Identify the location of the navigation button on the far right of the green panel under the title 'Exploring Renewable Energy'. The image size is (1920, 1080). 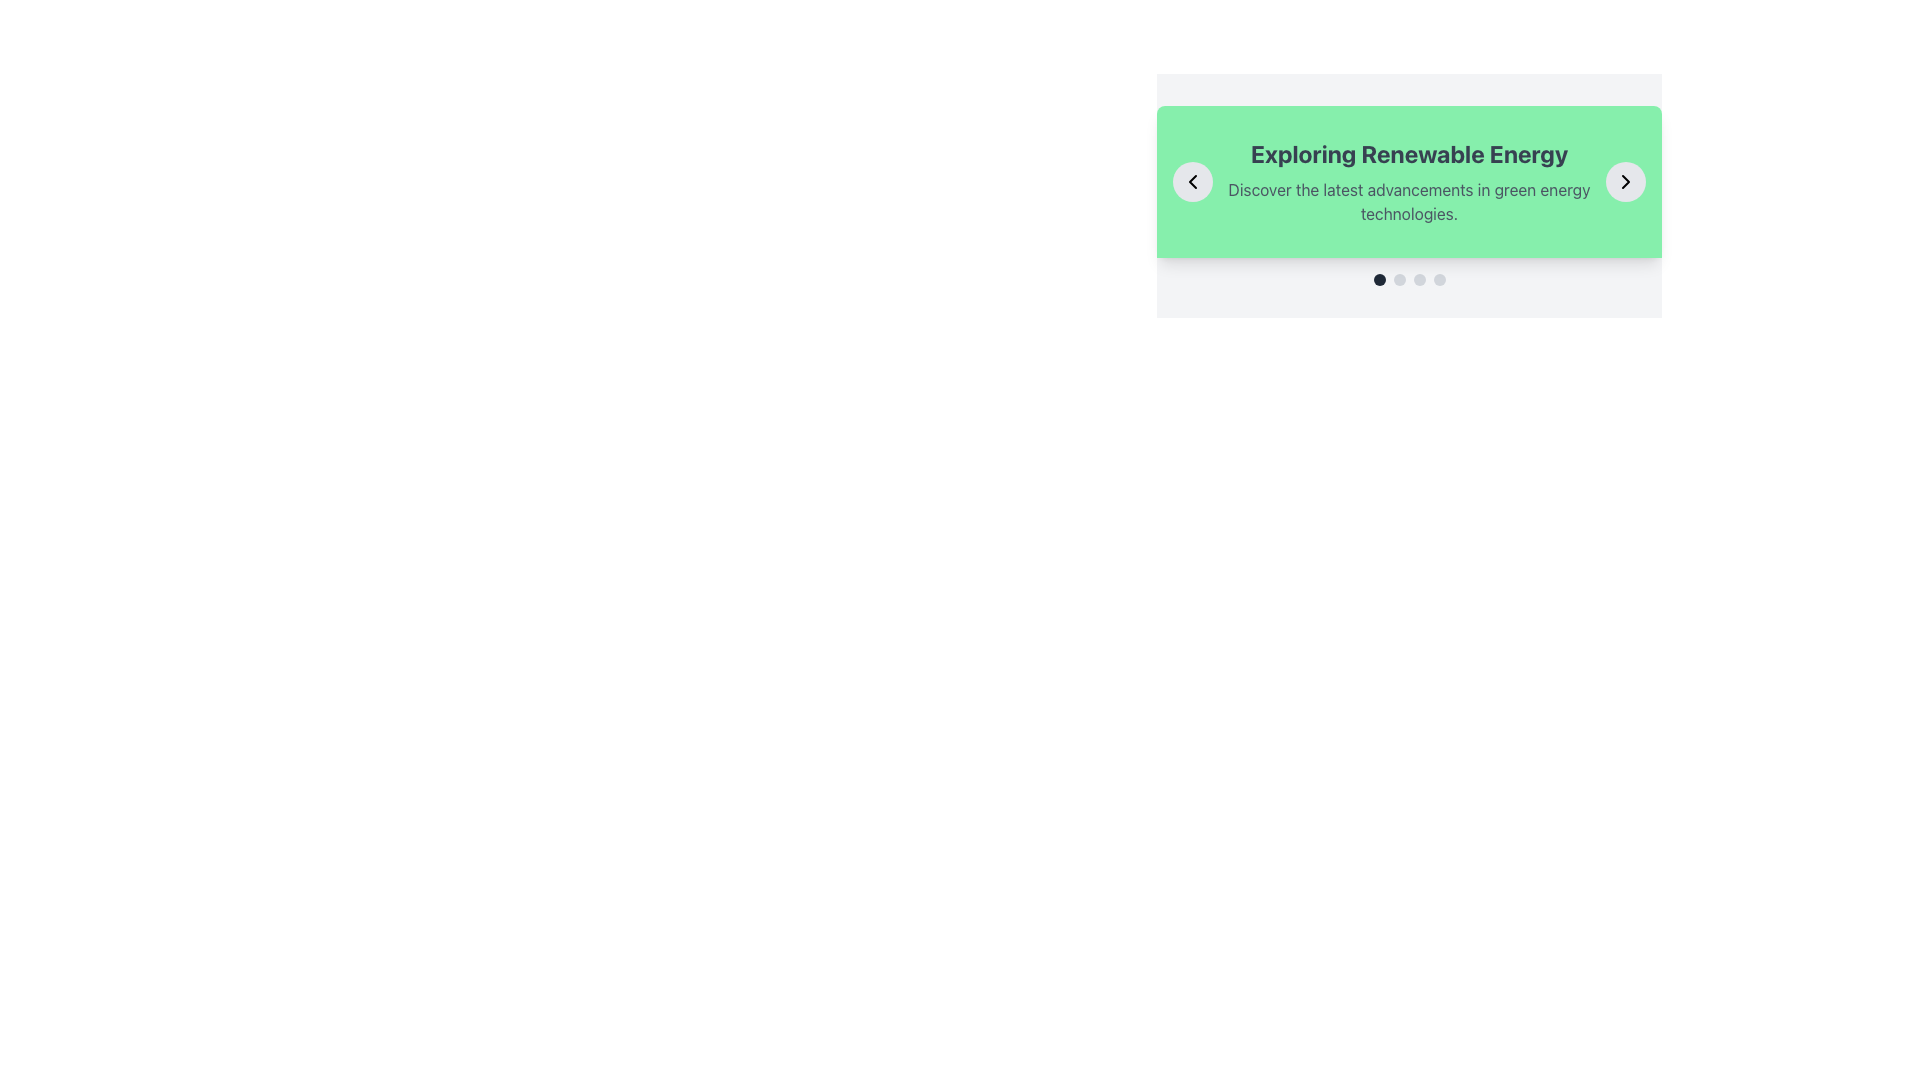
(1626, 181).